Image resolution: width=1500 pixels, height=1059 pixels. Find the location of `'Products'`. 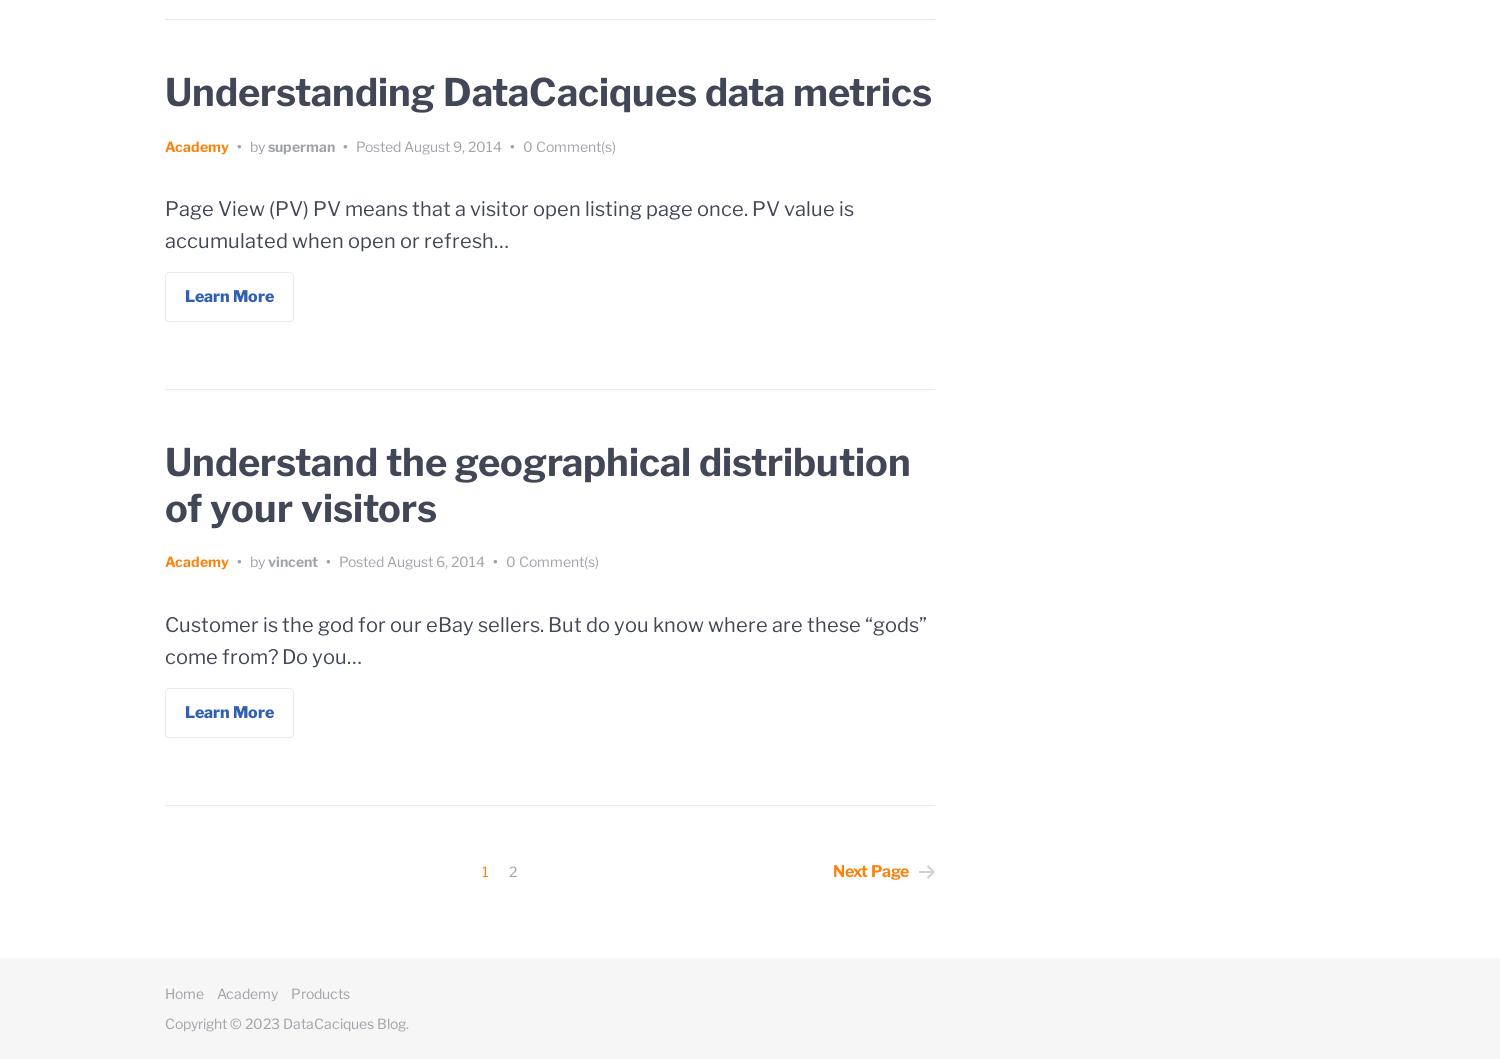

'Products' is located at coordinates (319, 992).